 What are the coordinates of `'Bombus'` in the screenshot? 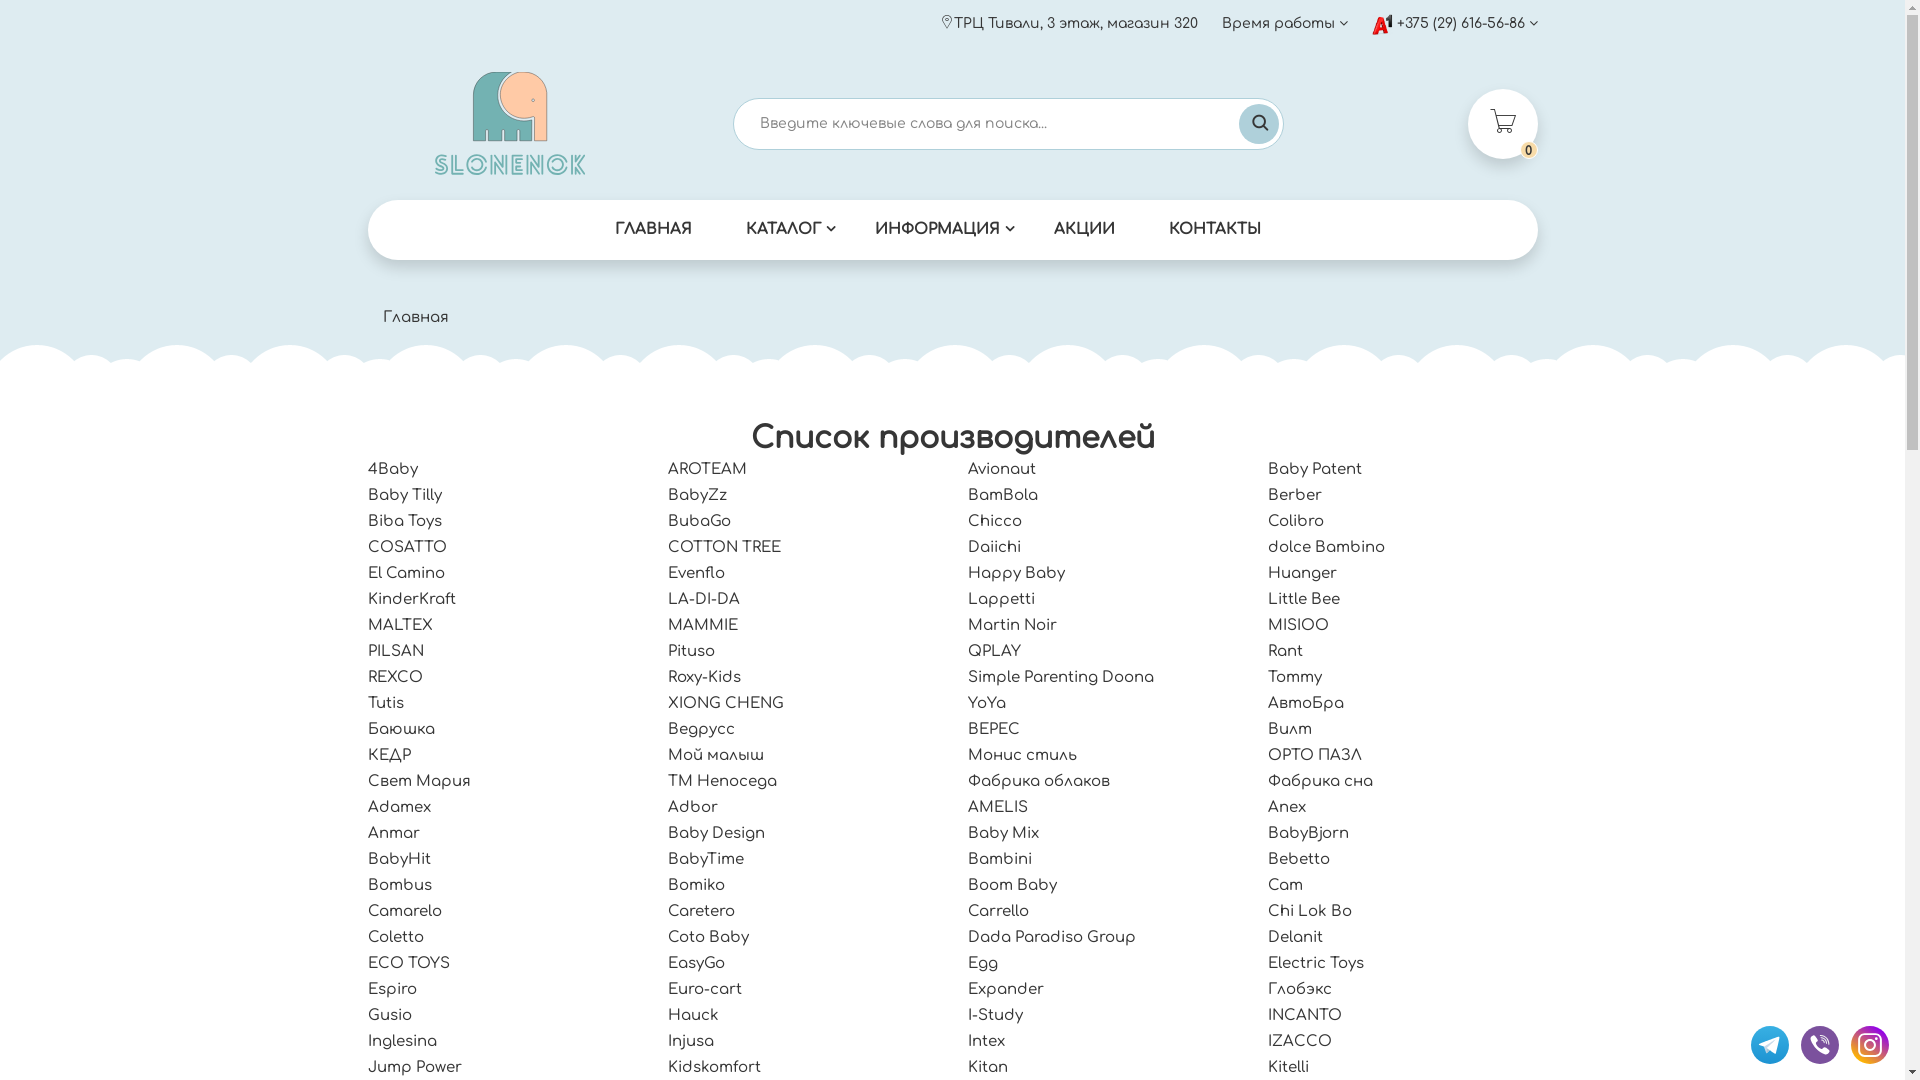 It's located at (399, 884).